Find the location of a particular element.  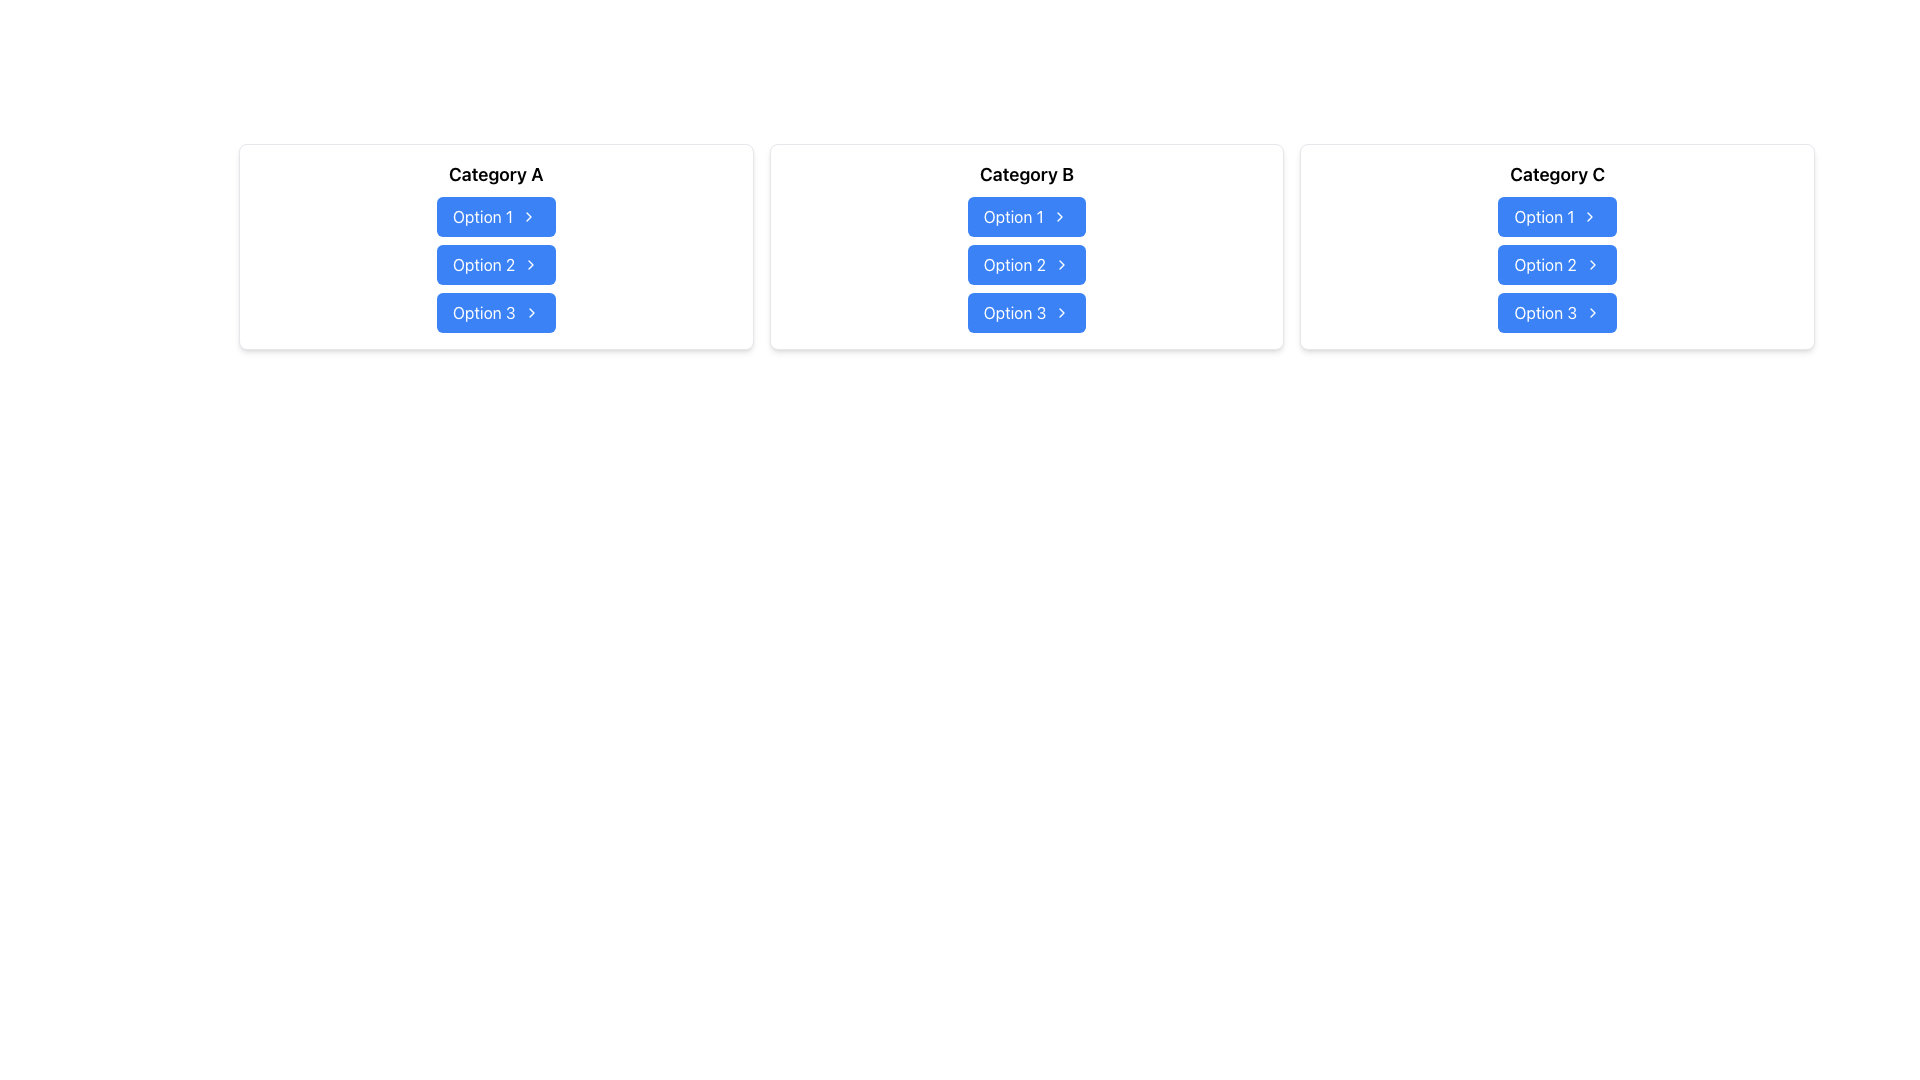

the buttons in the vertical button group located under the 'Category A' heading to make a selection is located at coordinates (495, 264).